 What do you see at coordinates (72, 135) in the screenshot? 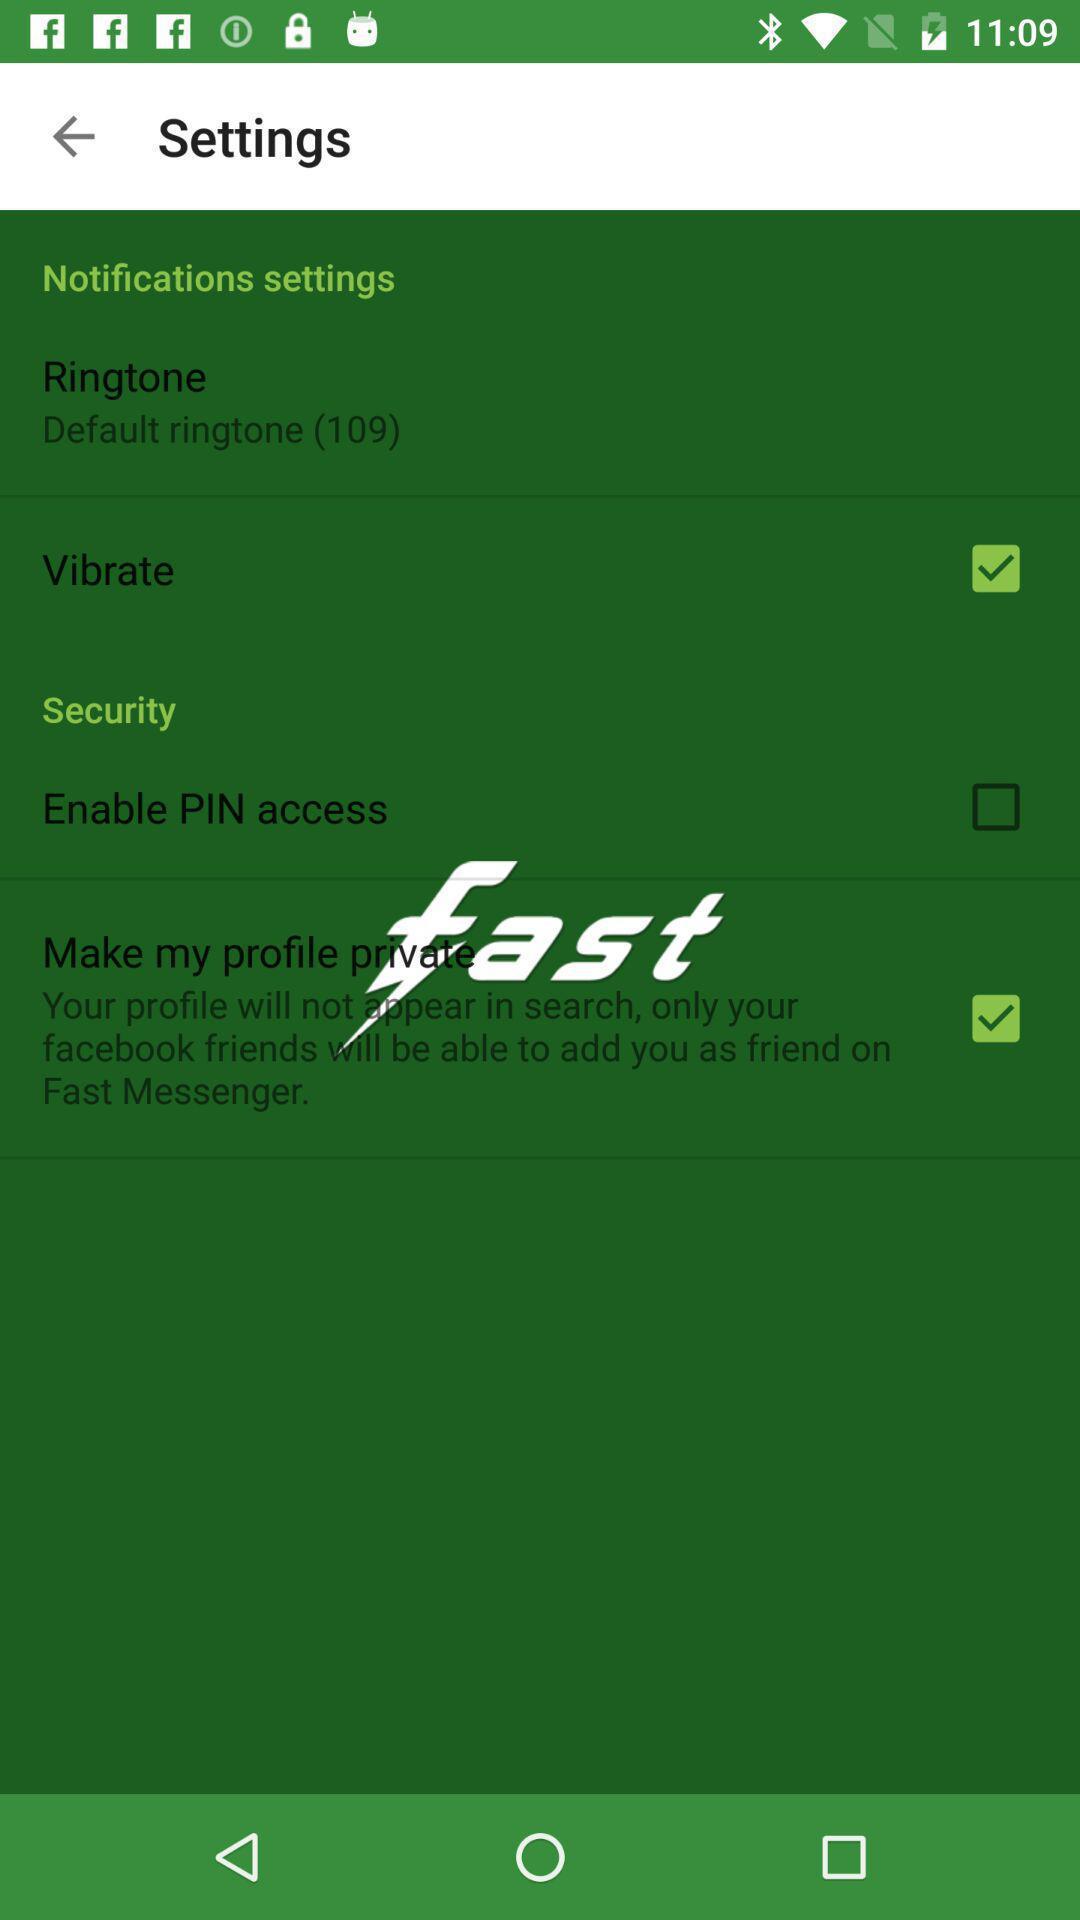
I see `the item above the notifications settings app` at bounding box center [72, 135].